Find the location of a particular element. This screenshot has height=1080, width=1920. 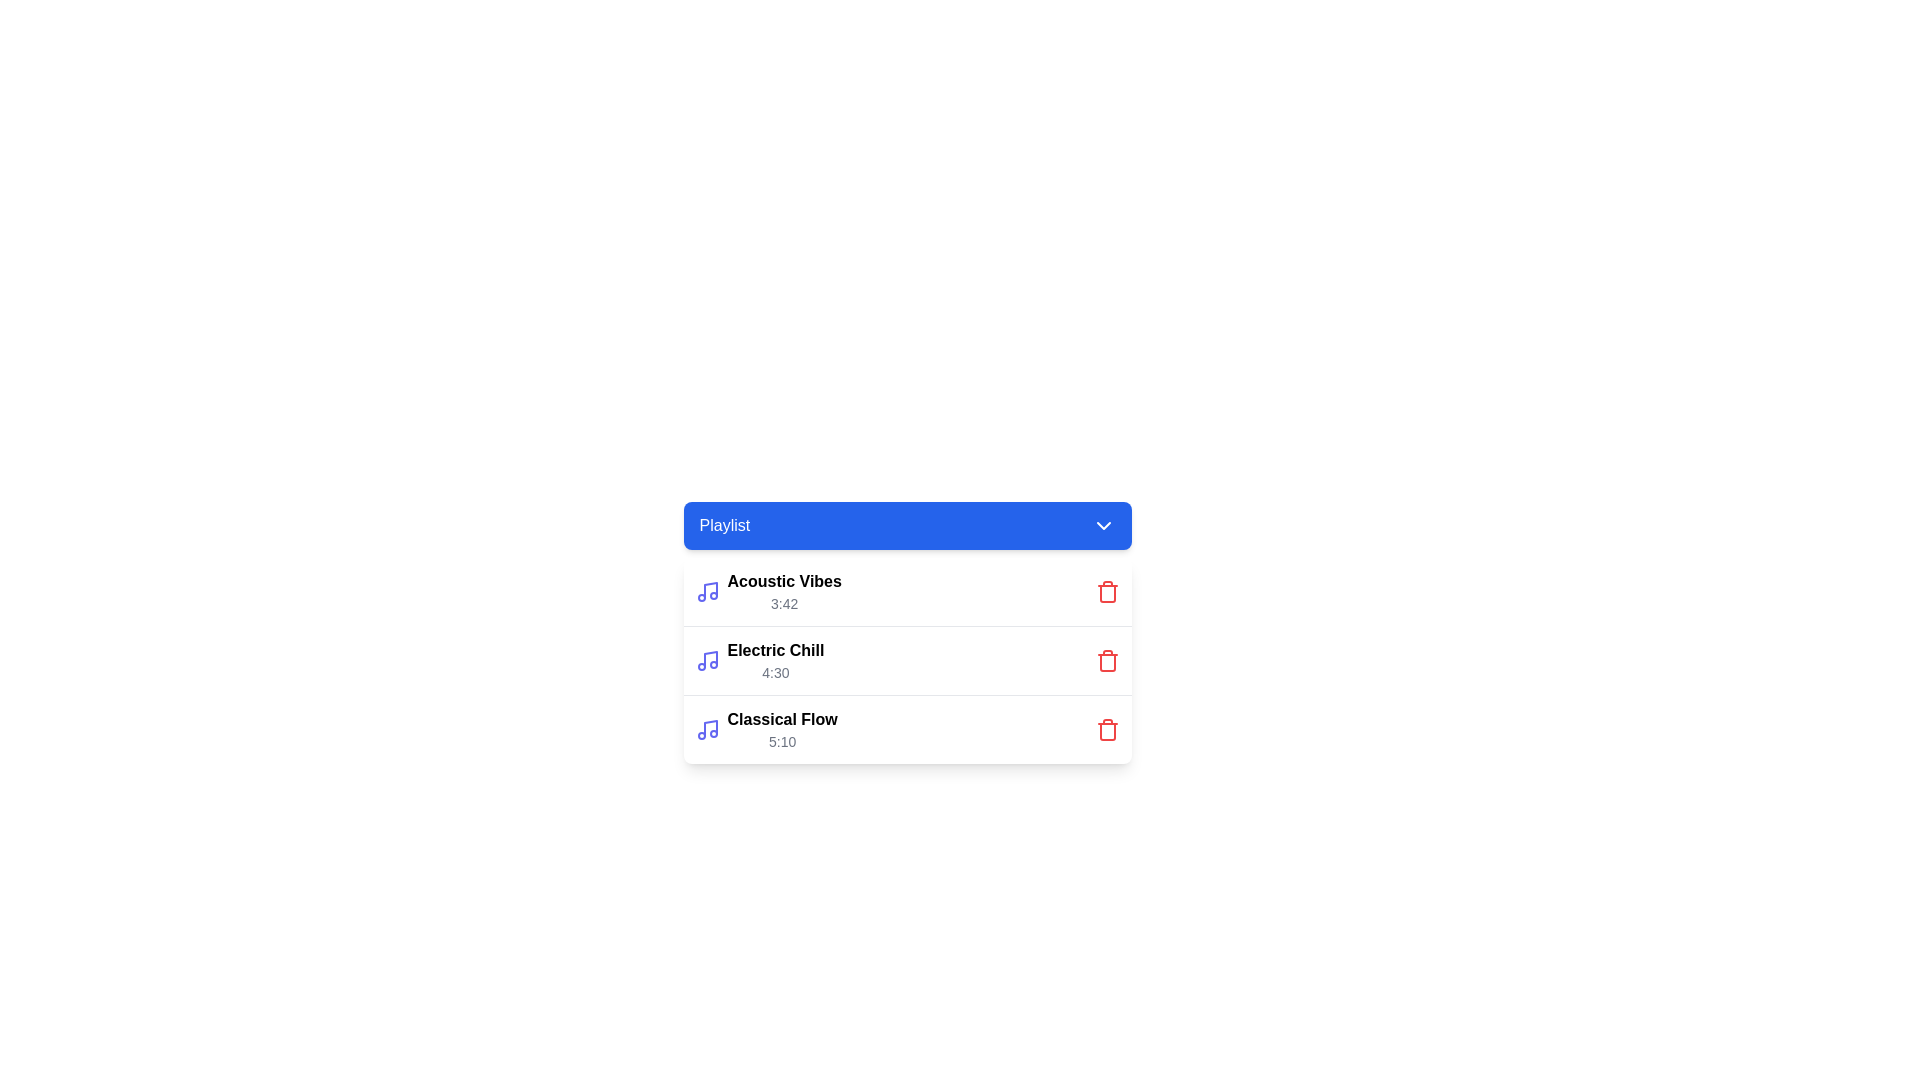

the trash can icon located to the right of the 'Electric Chill' playlist item is located at coordinates (1106, 663).